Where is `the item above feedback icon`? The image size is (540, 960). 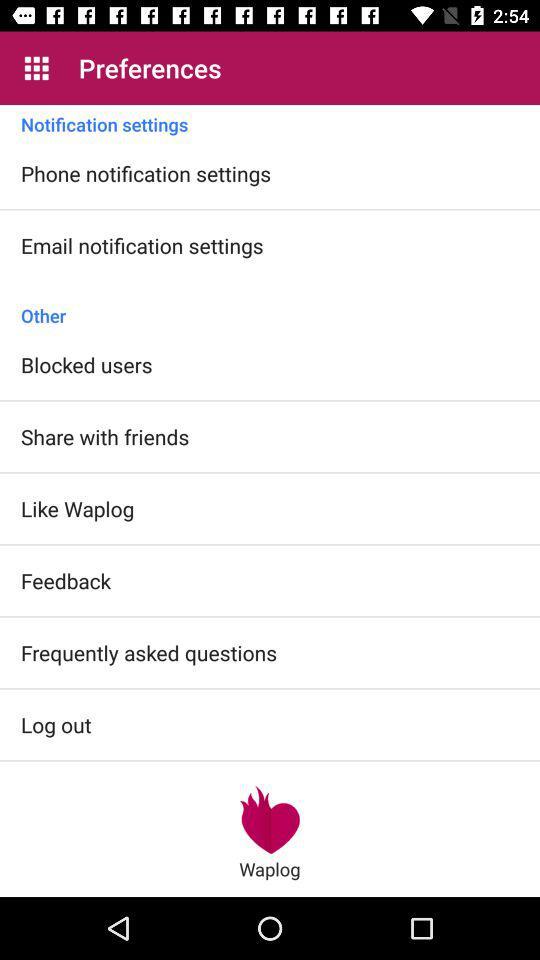 the item above feedback icon is located at coordinates (76, 507).